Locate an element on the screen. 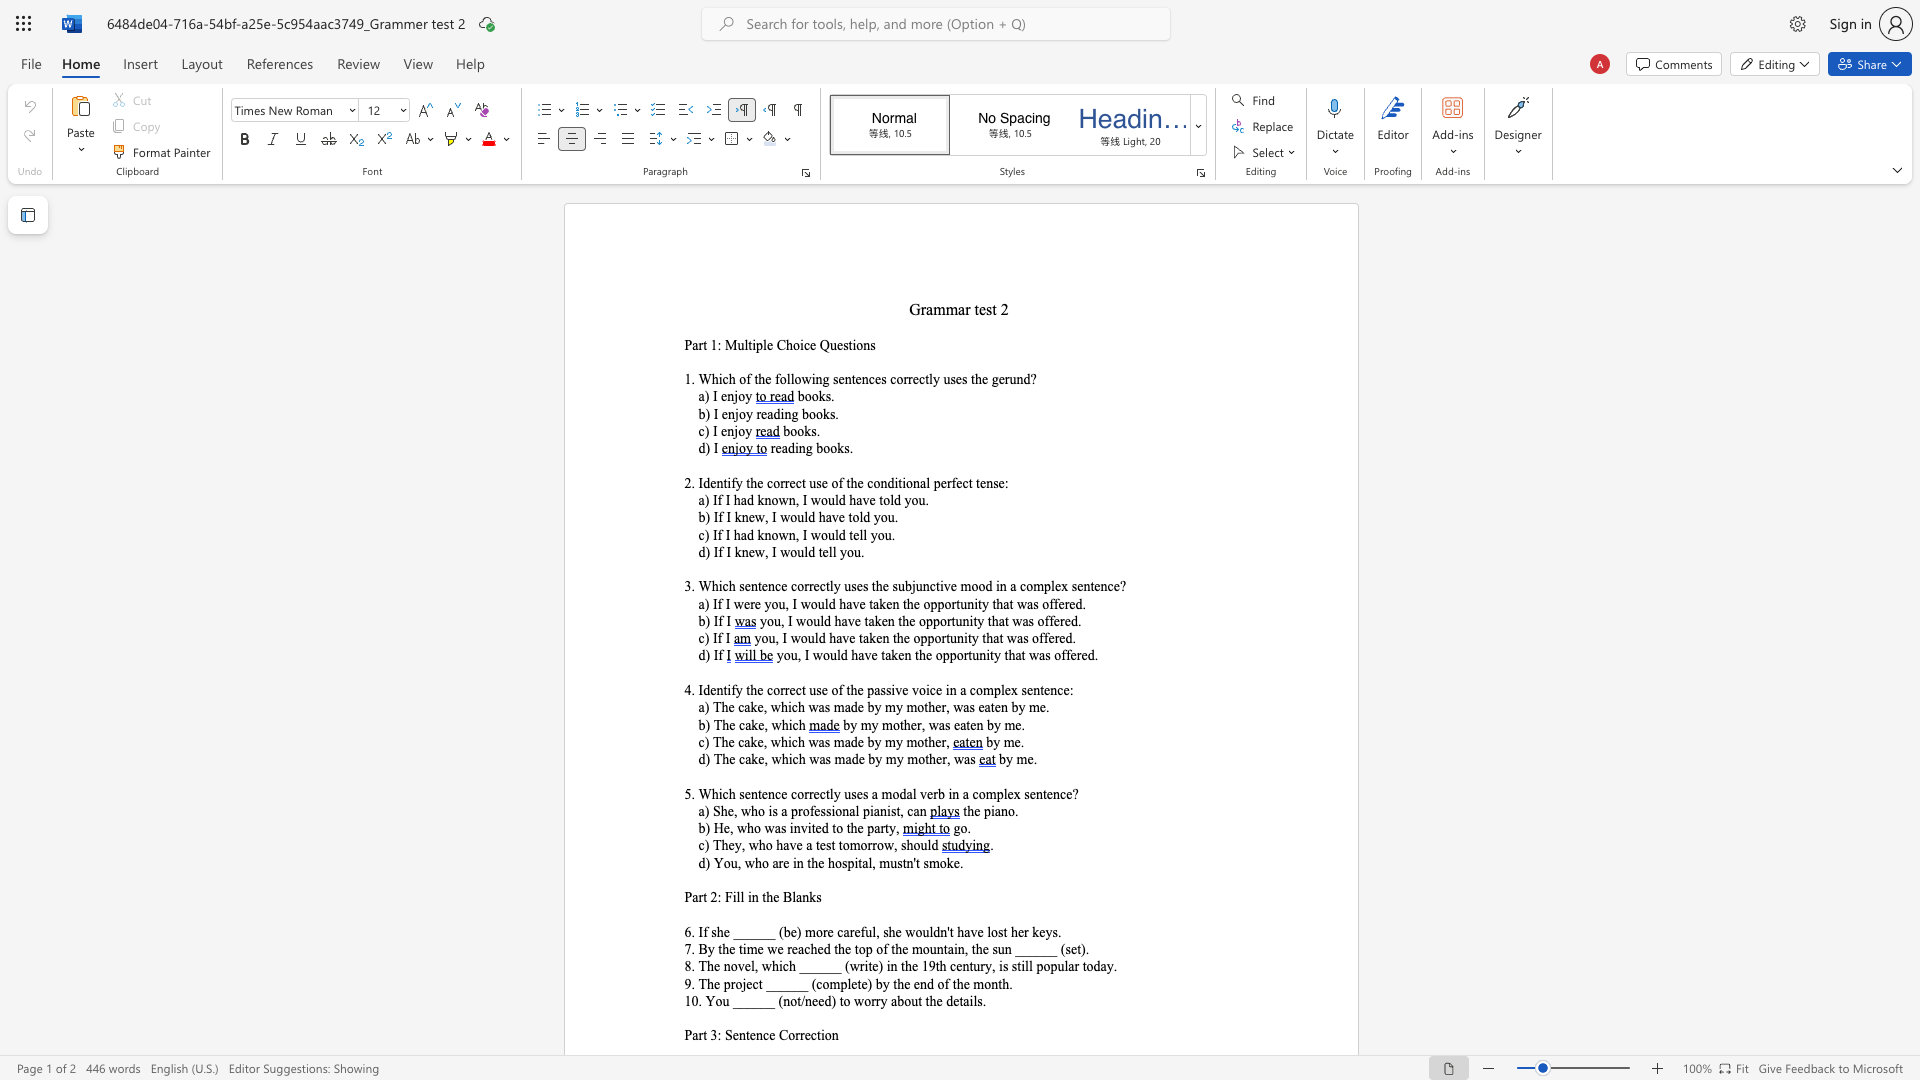 The width and height of the screenshot is (1920, 1080). the subset text "ed to th" within the text "b) He, who was invited to the party," is located at coordinates (815, 828).